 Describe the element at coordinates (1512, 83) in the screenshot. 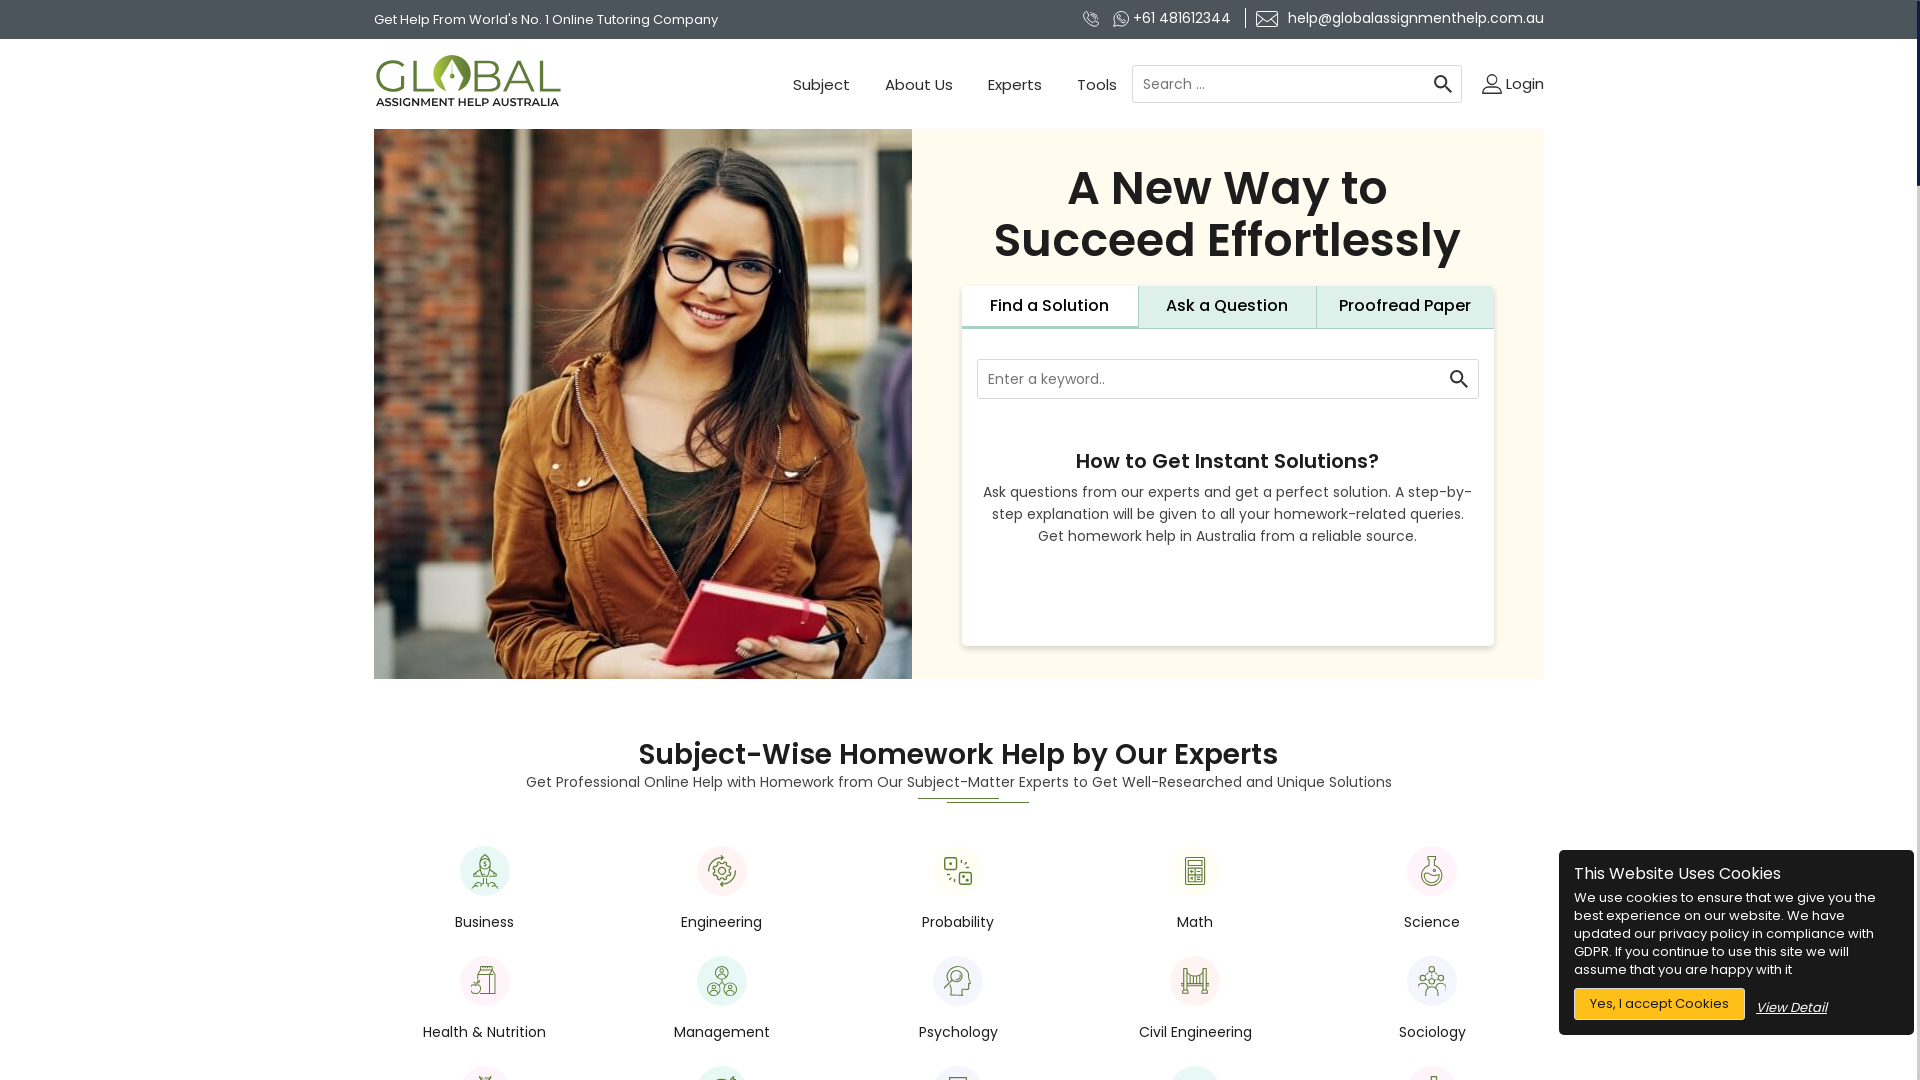

I see `'Login'` at that location.